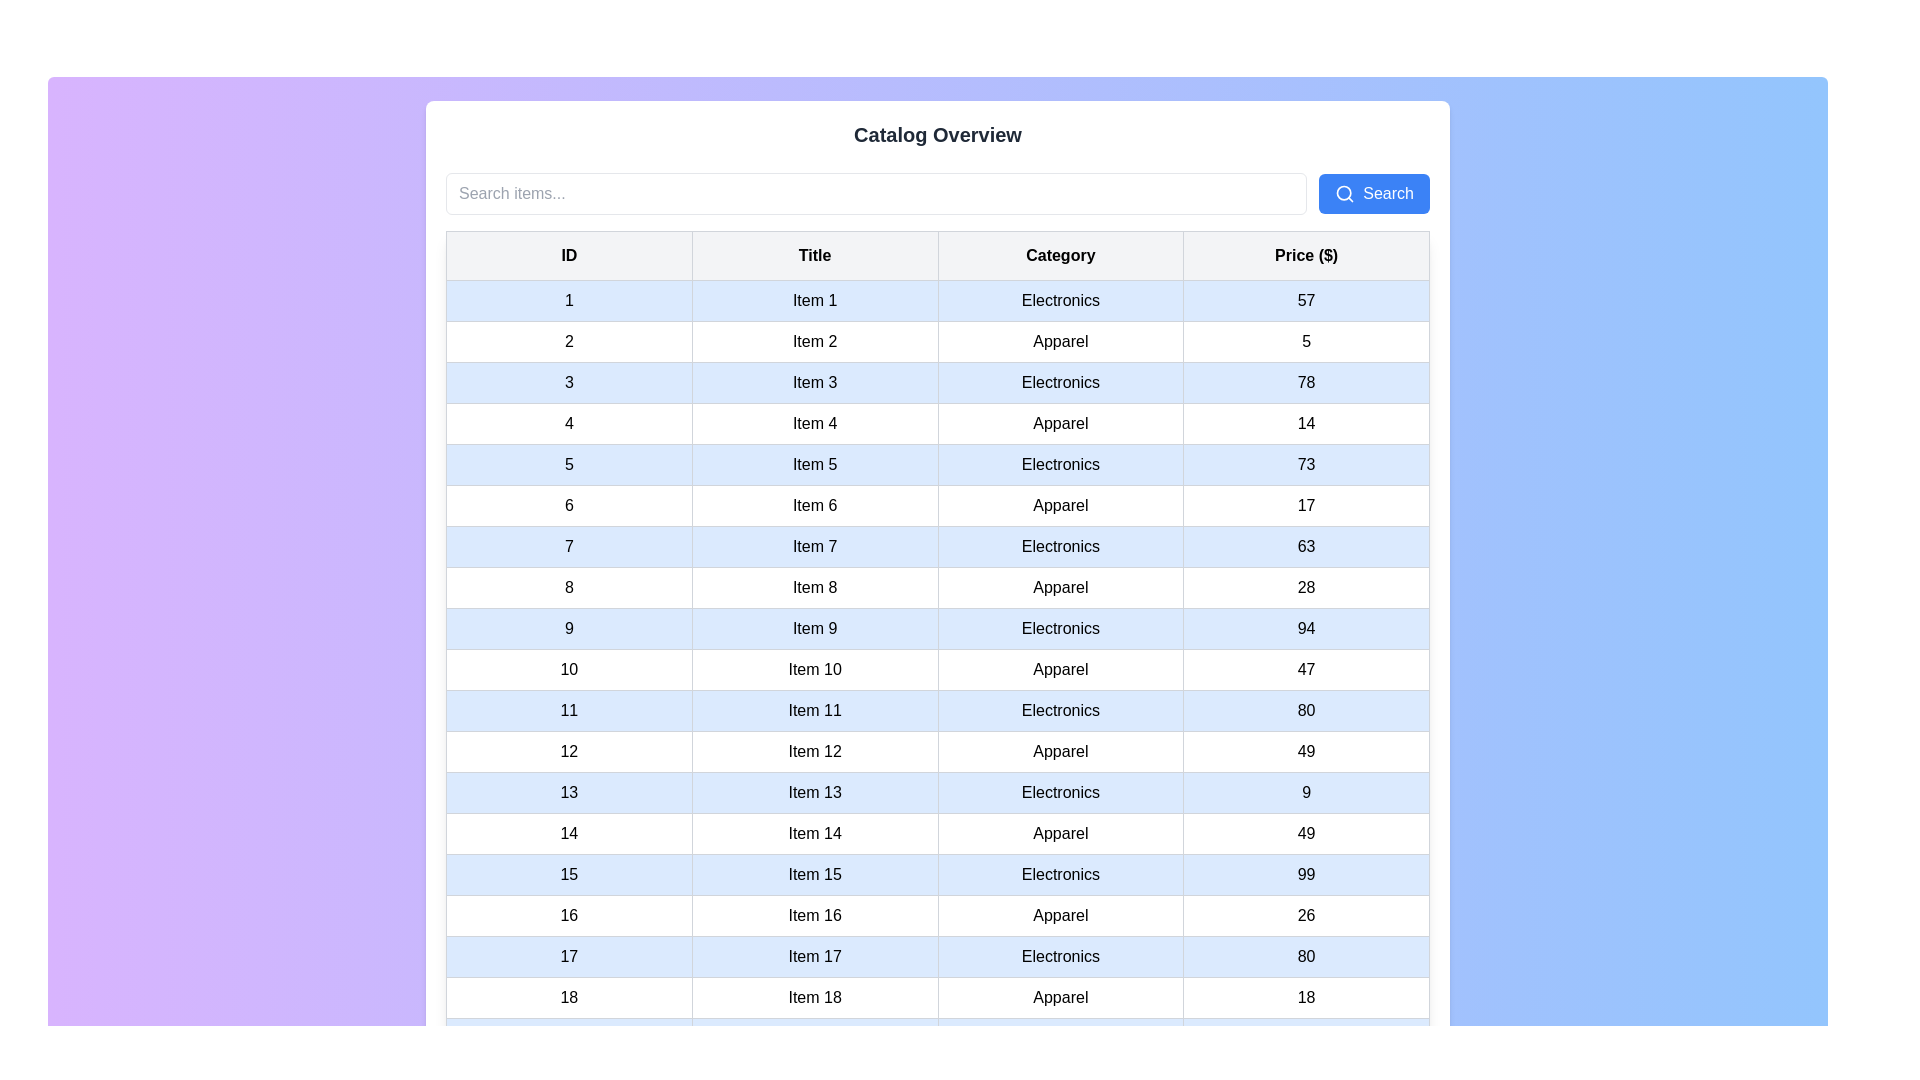 The image size is (1920, 1080). What do you see at coordinates (1306, 300) in the screenshot?
I see `the fourth cell in the row displaying '1, Item 1, Electronics, 57', which shows the price '57' in the 'Price ($)' column of the table` at bounding box center [1306, 300].